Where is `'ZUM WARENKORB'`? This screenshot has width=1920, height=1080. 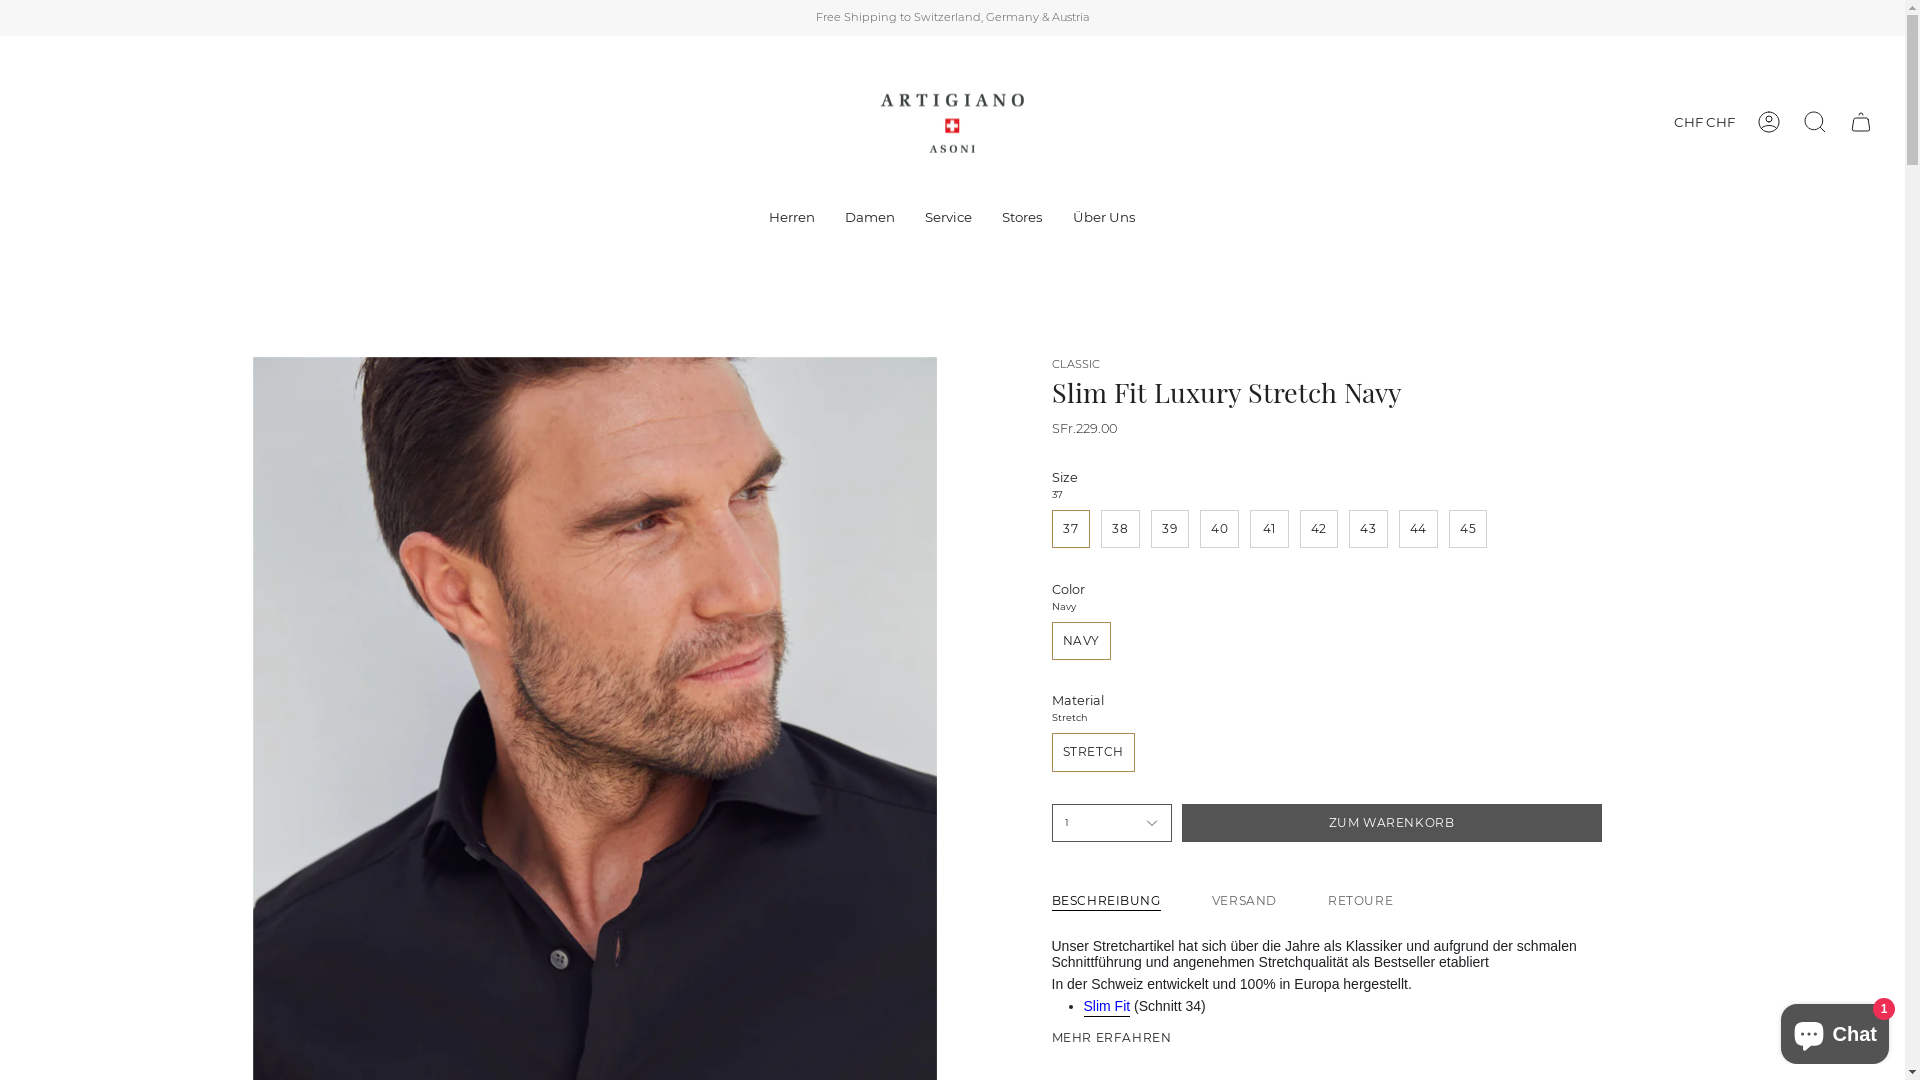 'ZUM WARENKORB' is located at coordinates (1391, 823).